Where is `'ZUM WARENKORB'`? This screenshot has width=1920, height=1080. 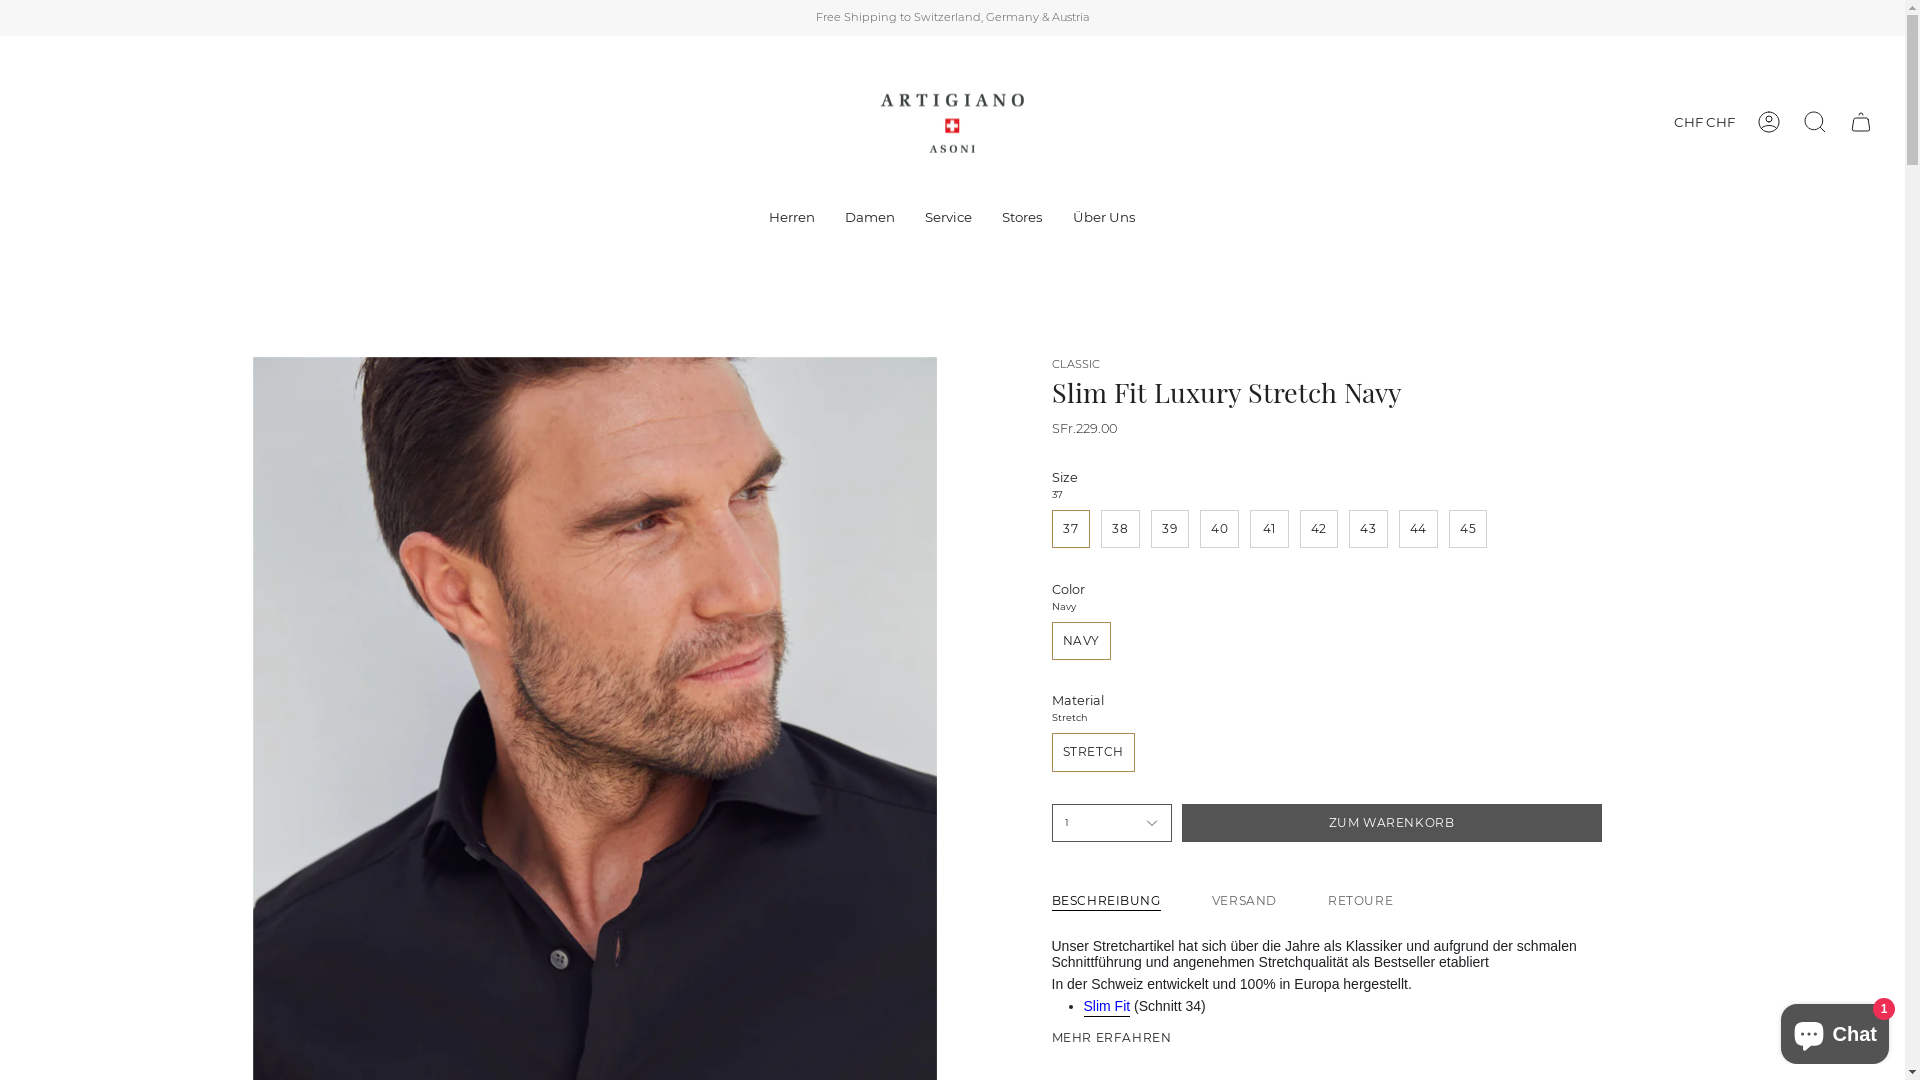 'ZUM WARENKORB' is located at coordinates (1391, 823).